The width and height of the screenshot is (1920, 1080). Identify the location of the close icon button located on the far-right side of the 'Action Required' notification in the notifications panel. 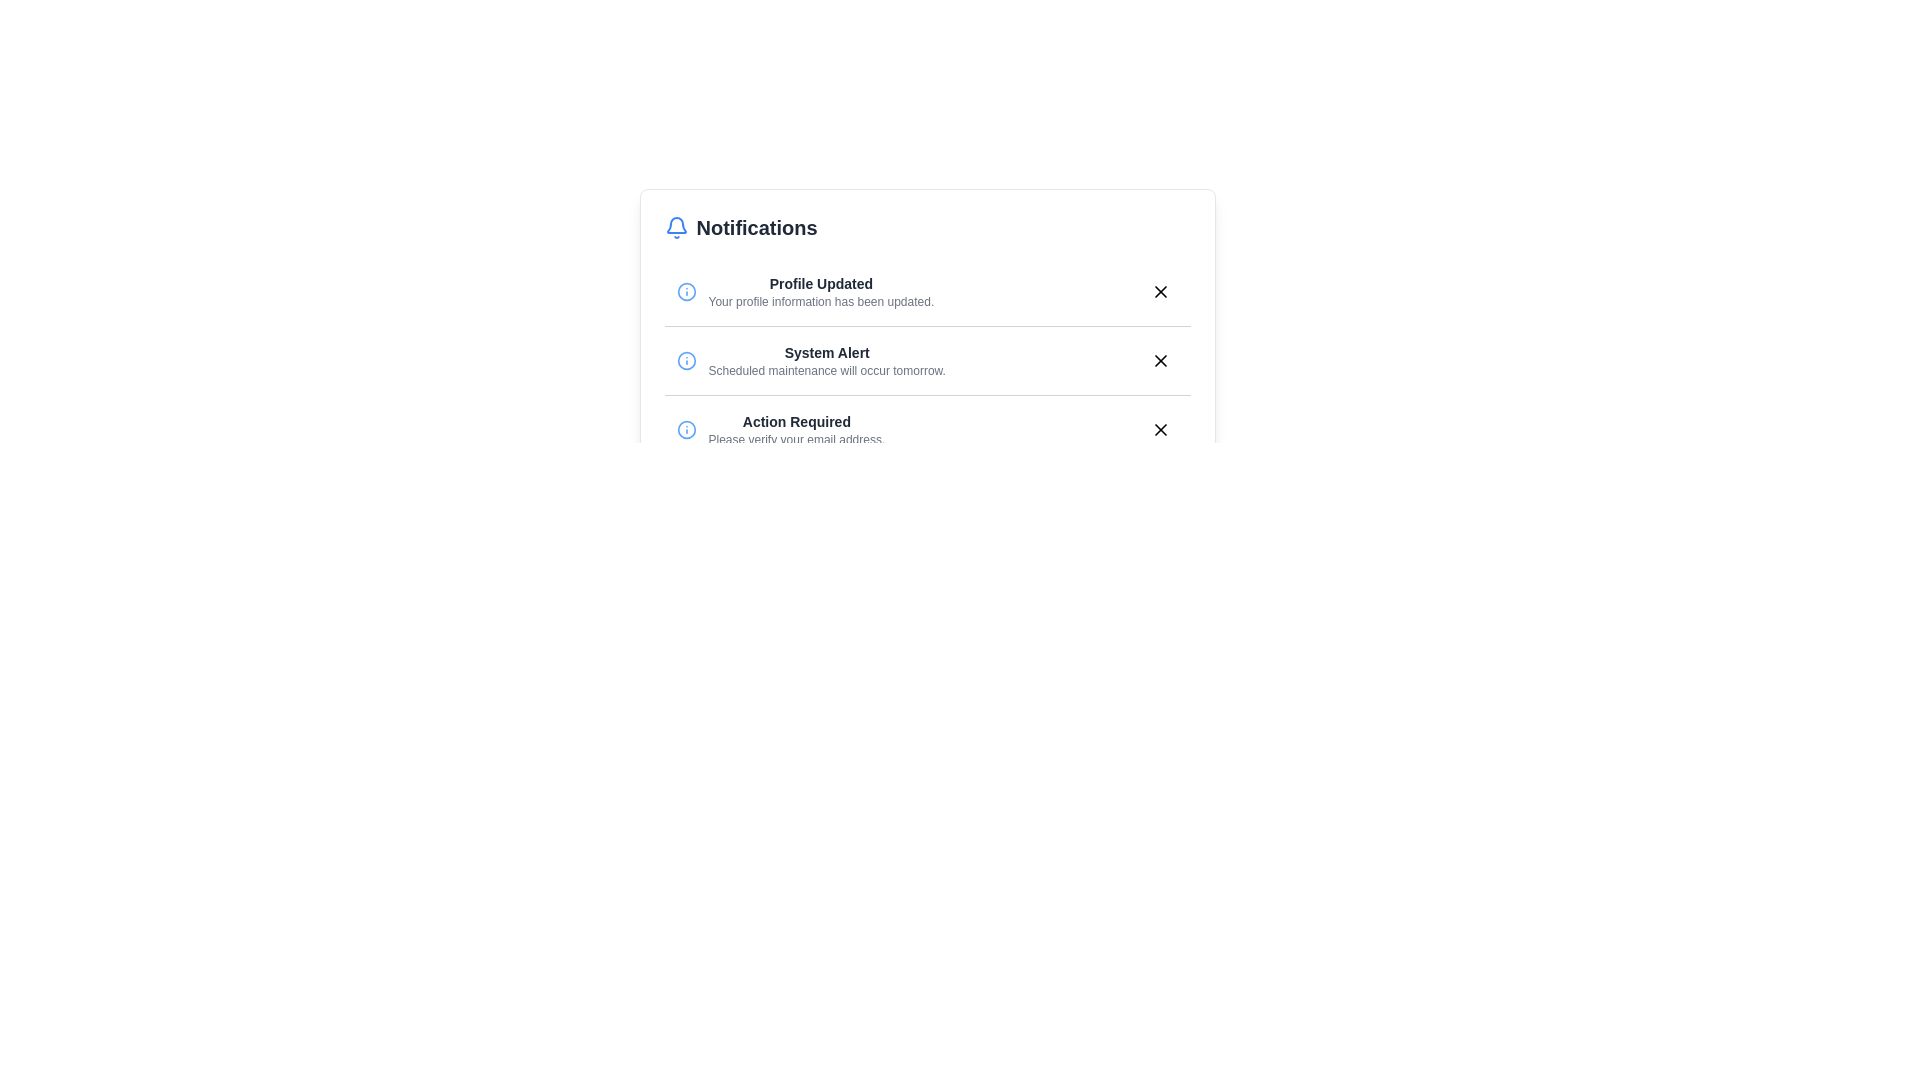
(1160, 428).